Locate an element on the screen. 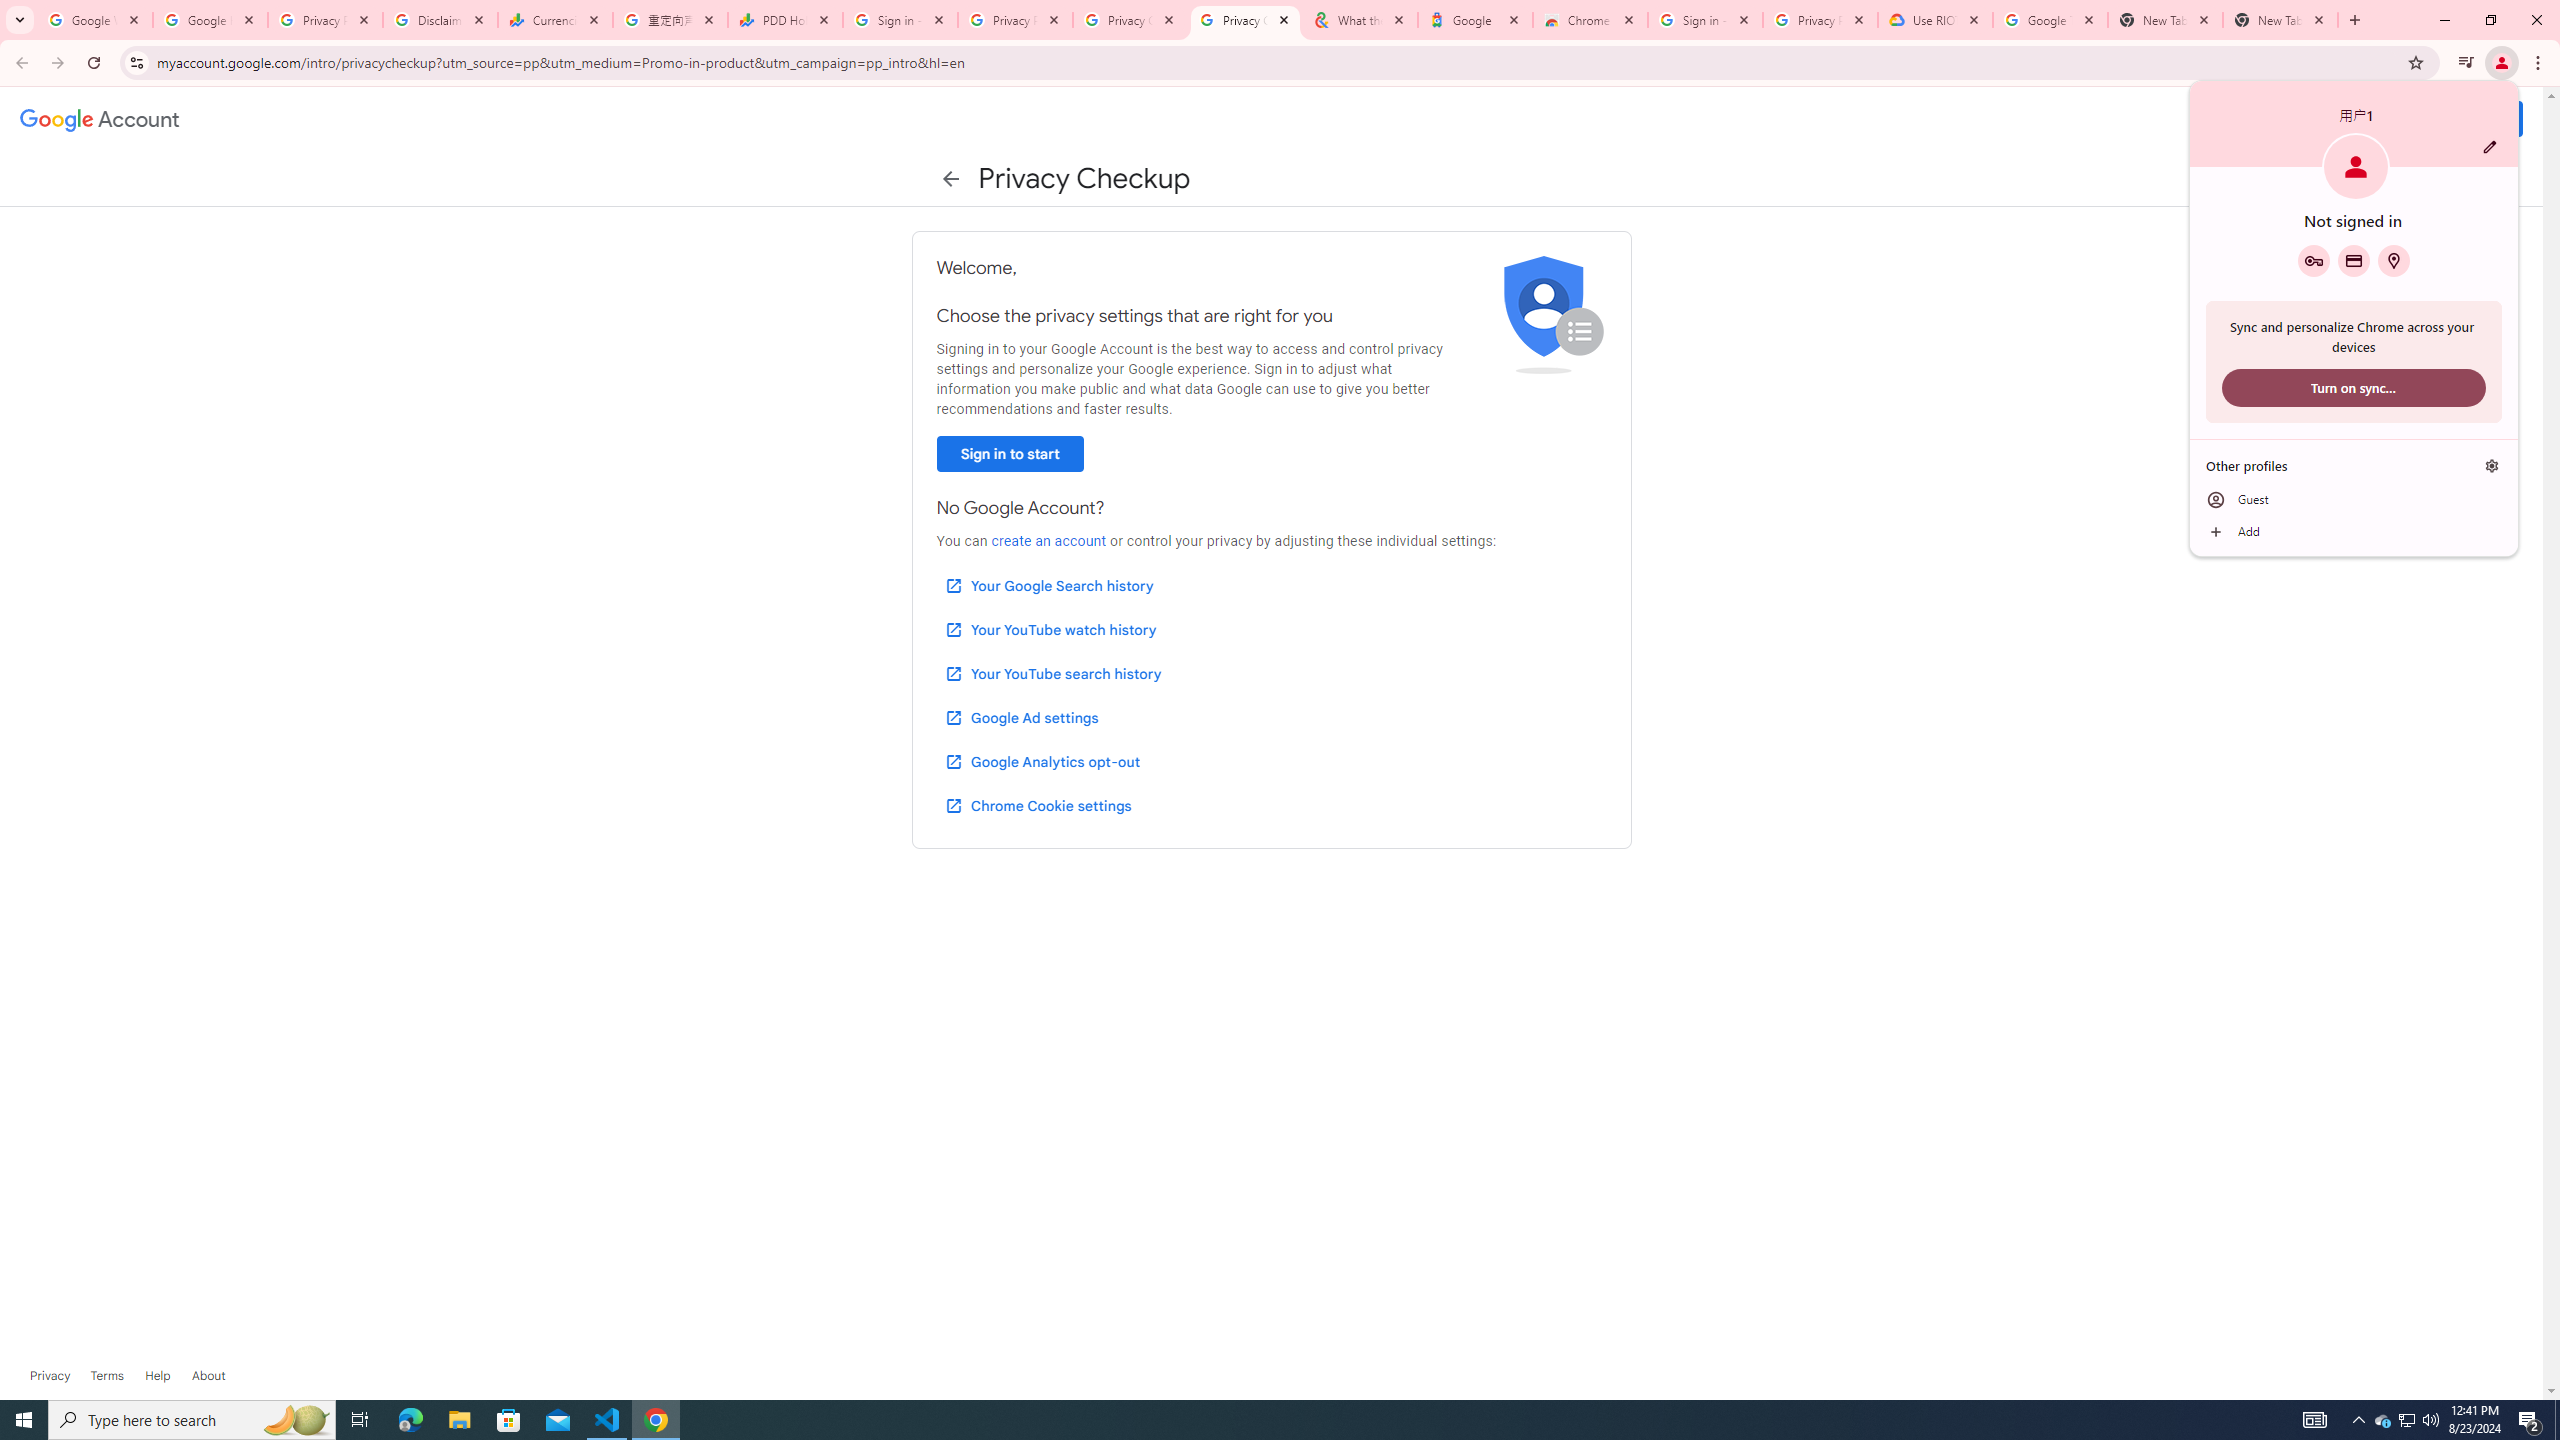 Image resolution: width=2560 pixels, height=1440 pixels. 'Action Center, 2 new notifications' is located at coordinates (2530, 1418).